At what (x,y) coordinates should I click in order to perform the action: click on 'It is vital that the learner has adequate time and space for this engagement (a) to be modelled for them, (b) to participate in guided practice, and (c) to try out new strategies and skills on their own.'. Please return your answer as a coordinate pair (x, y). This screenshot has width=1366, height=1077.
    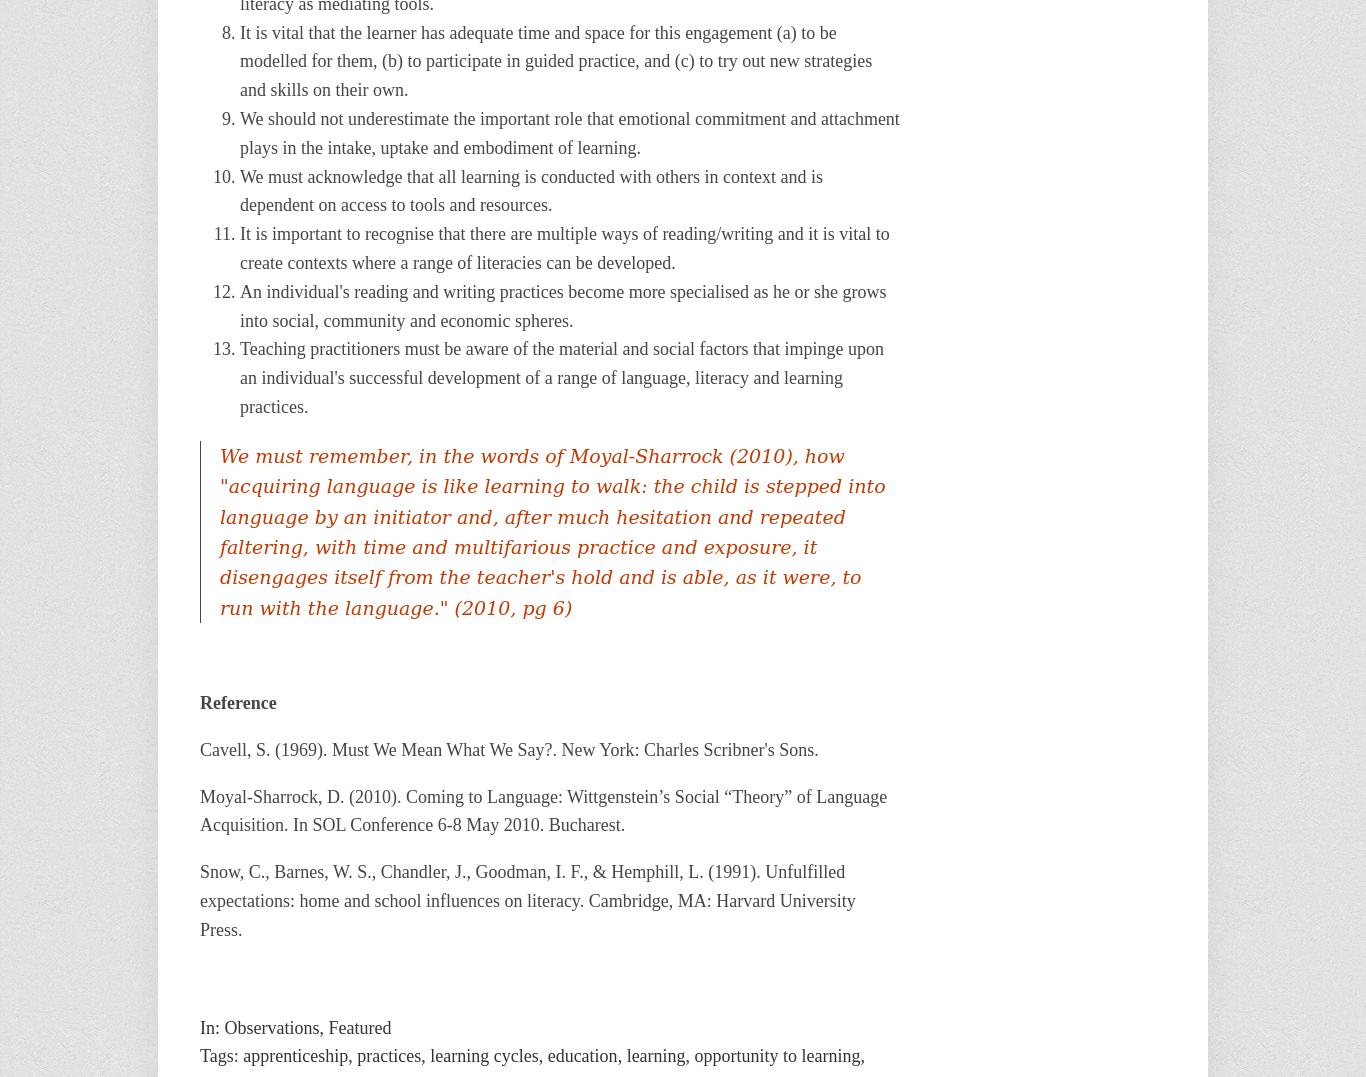
    Looking at the image, I should click on (555, 60).